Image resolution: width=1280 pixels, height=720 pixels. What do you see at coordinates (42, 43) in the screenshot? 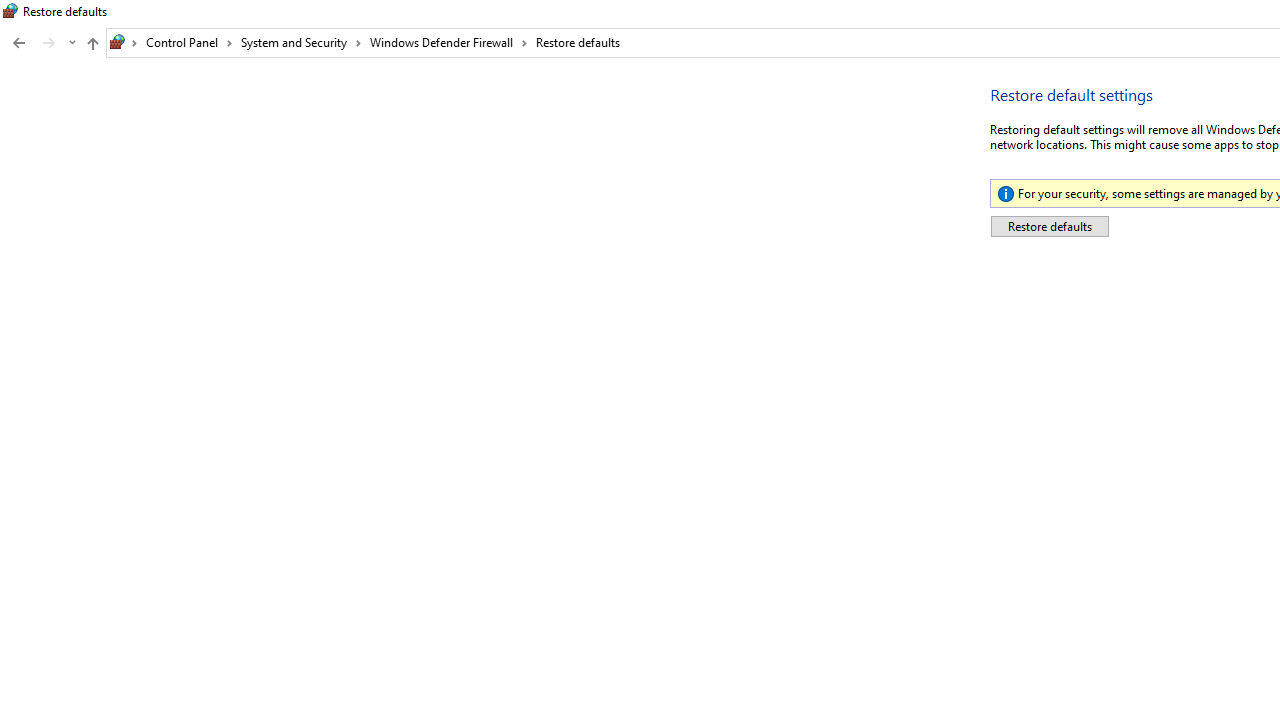
I see `'Navigation buttons'` at bounding box center [42, 43].